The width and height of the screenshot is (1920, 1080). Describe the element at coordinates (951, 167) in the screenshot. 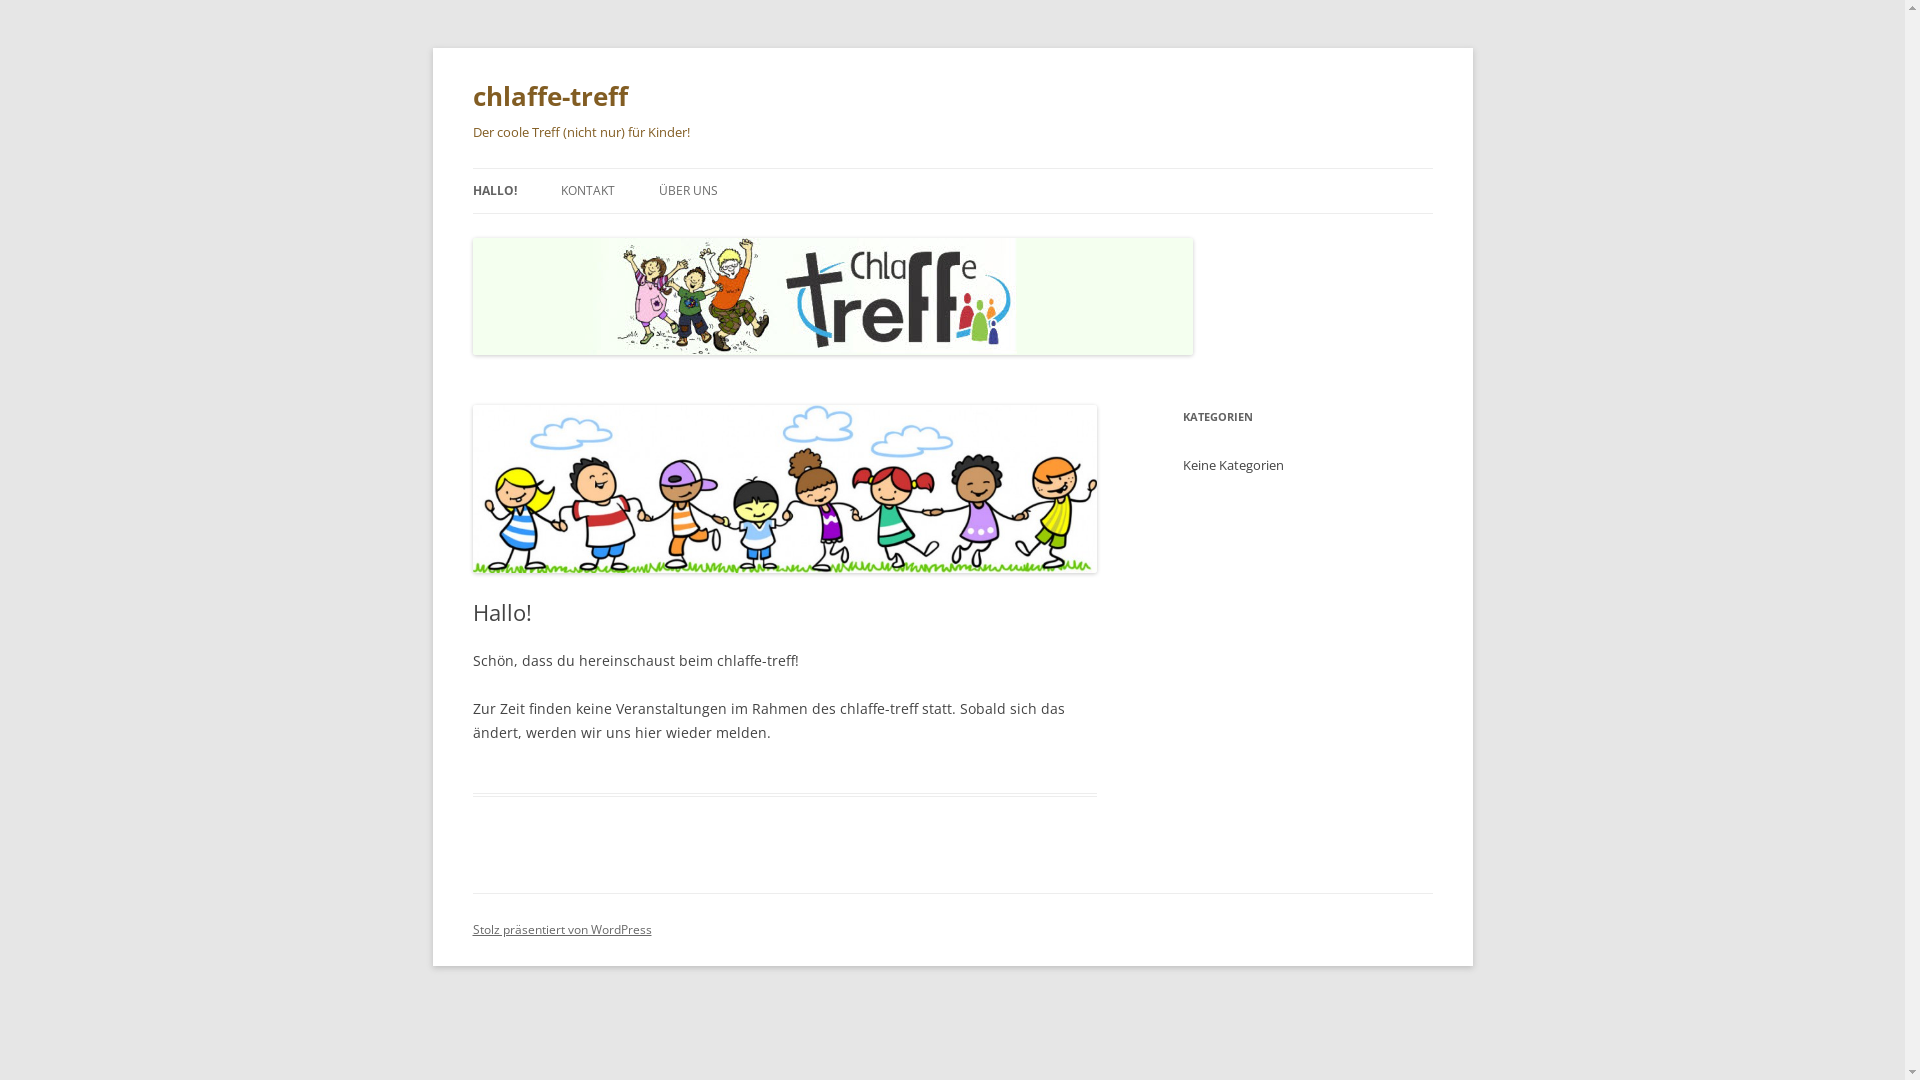

I see `'Zum Inhalt springen'` at that location.